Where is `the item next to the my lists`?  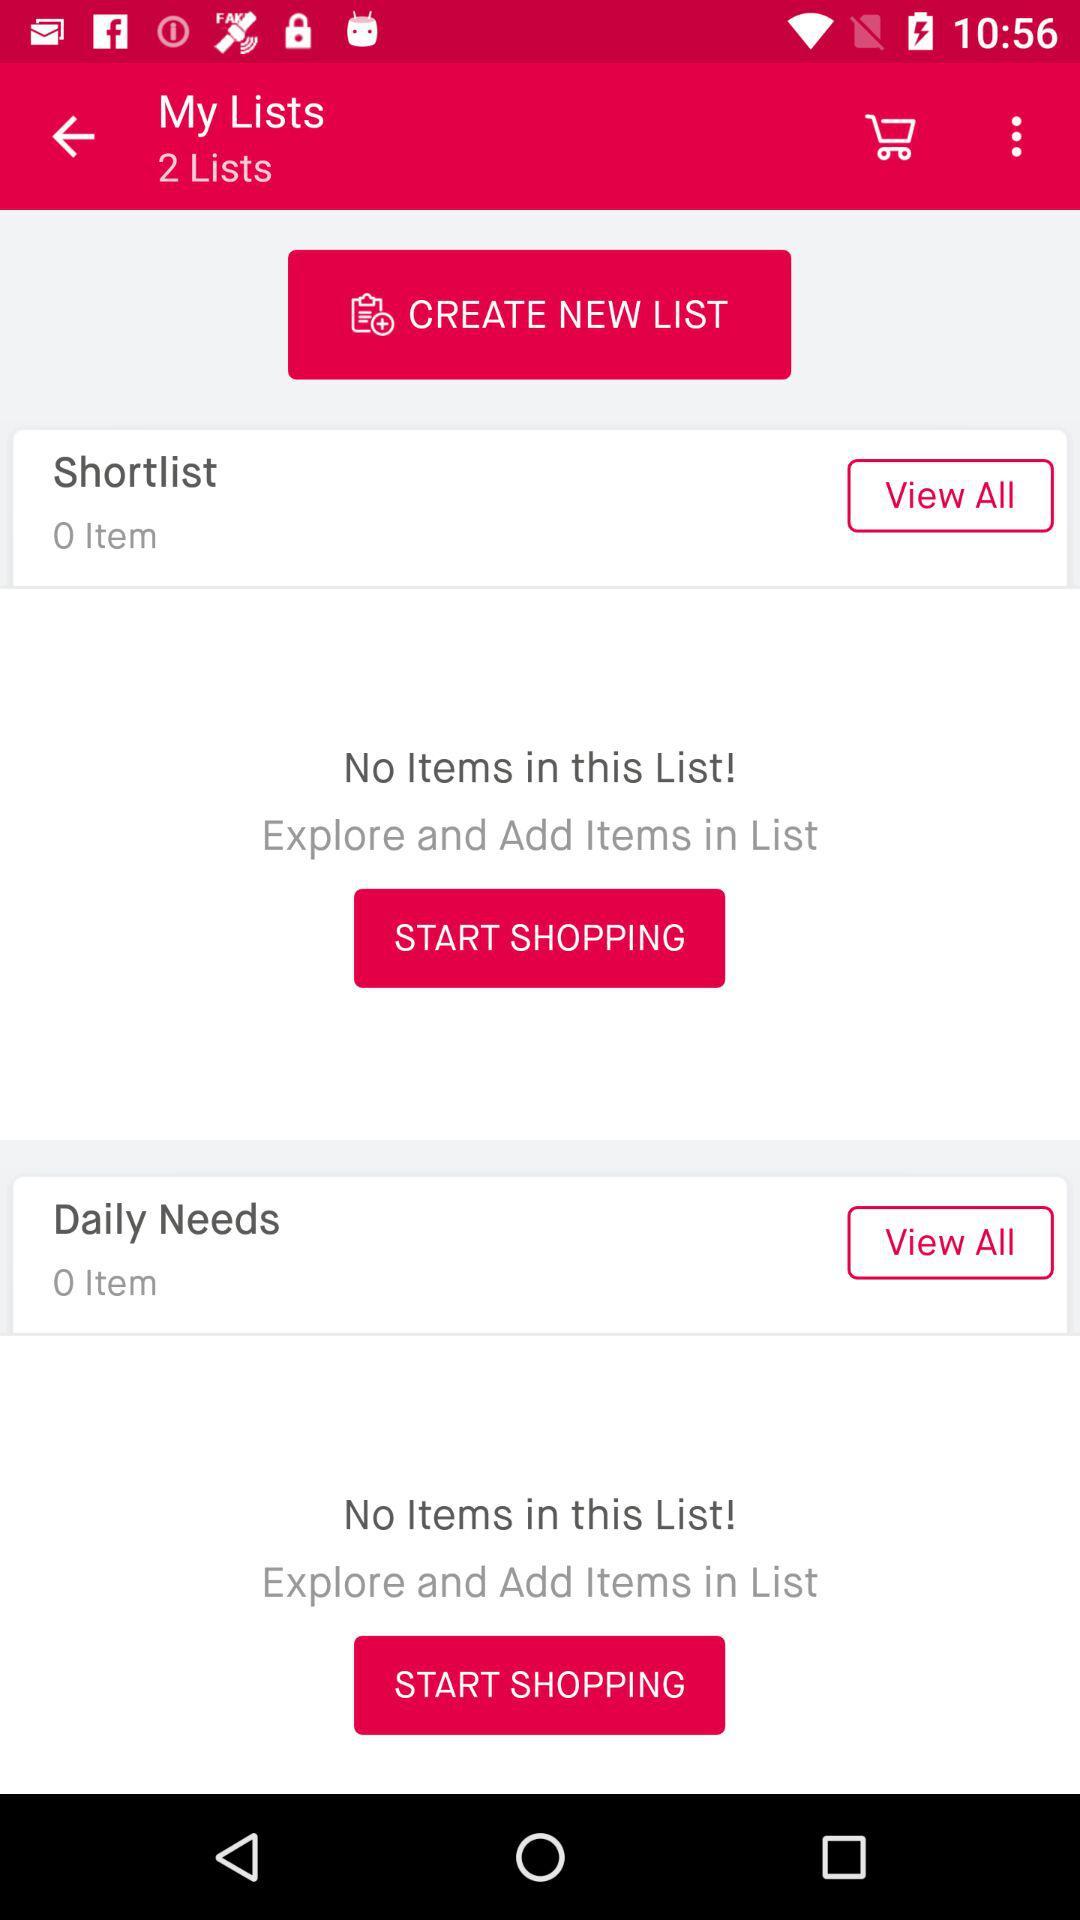 the item next to the my lists is located at coordinates (72, 135).